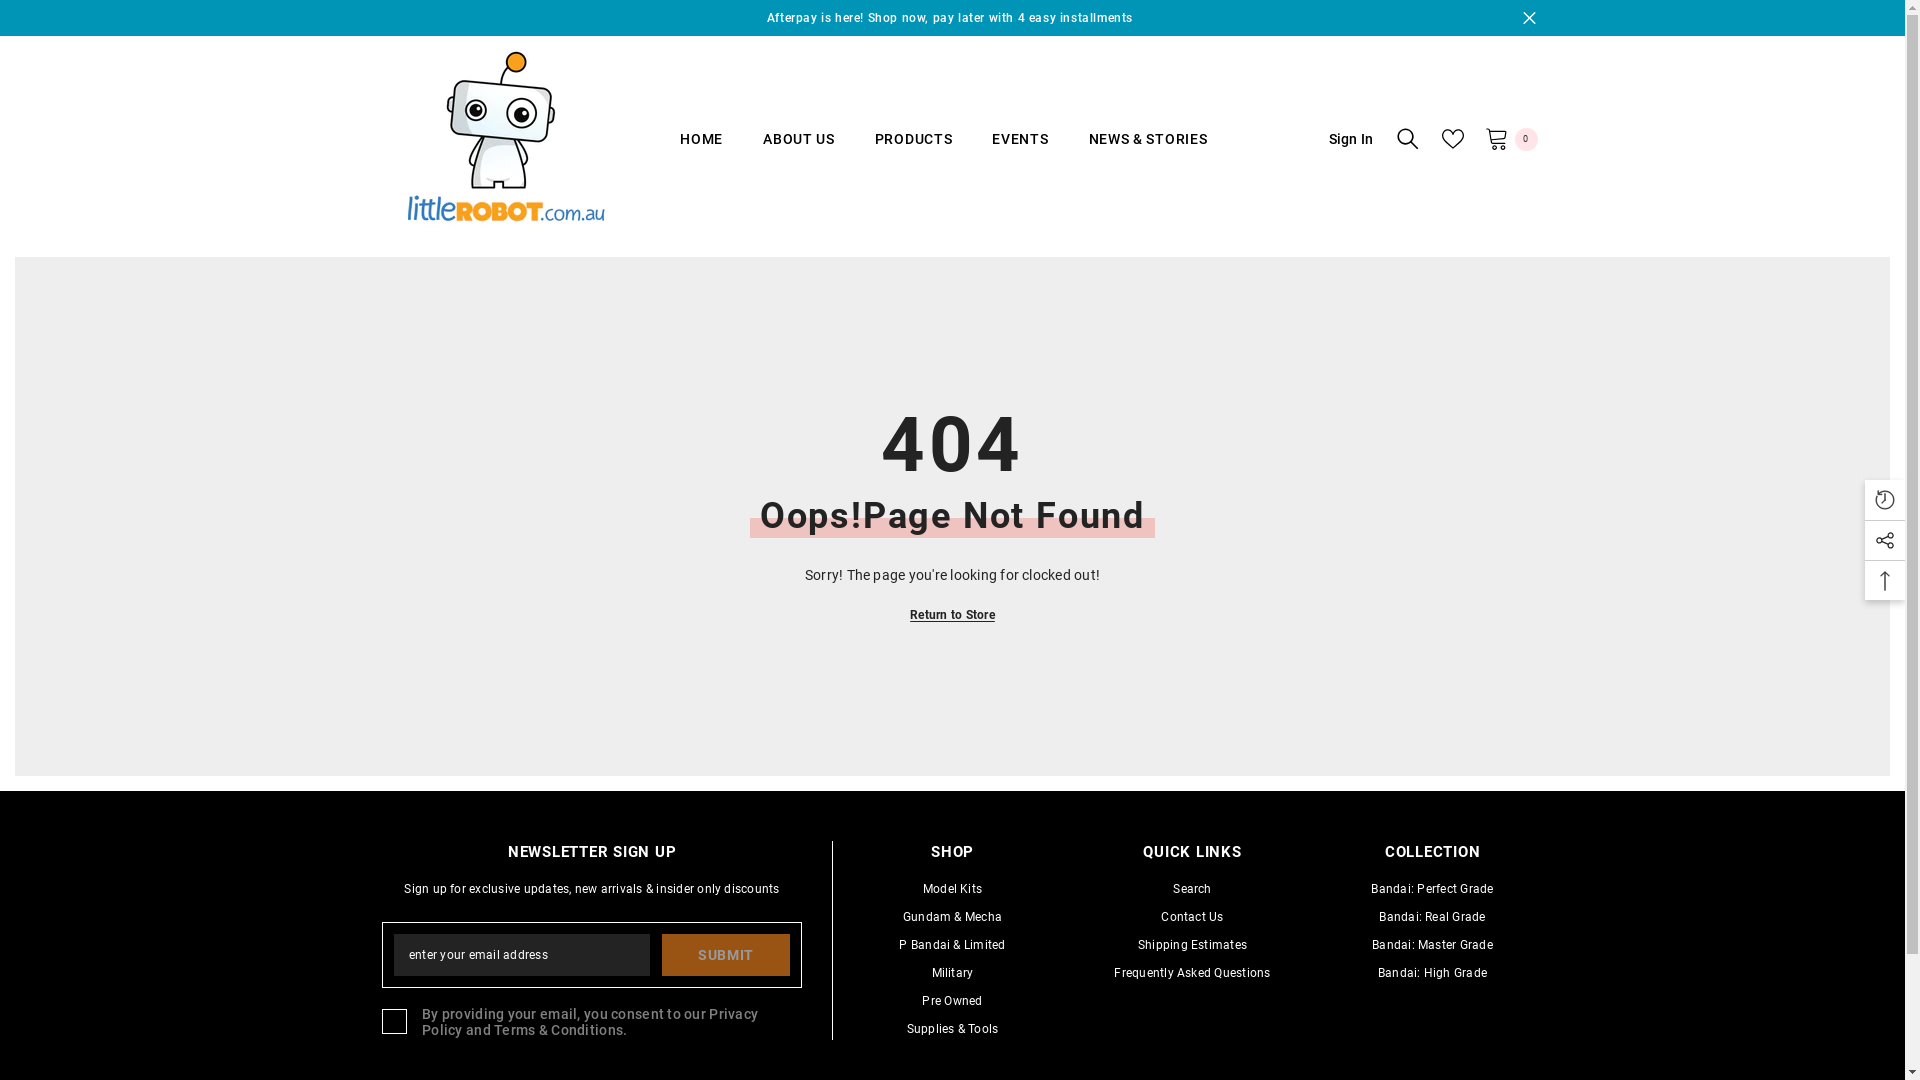  I want to click on 'Gundam & Mecha', so click(951, 917).